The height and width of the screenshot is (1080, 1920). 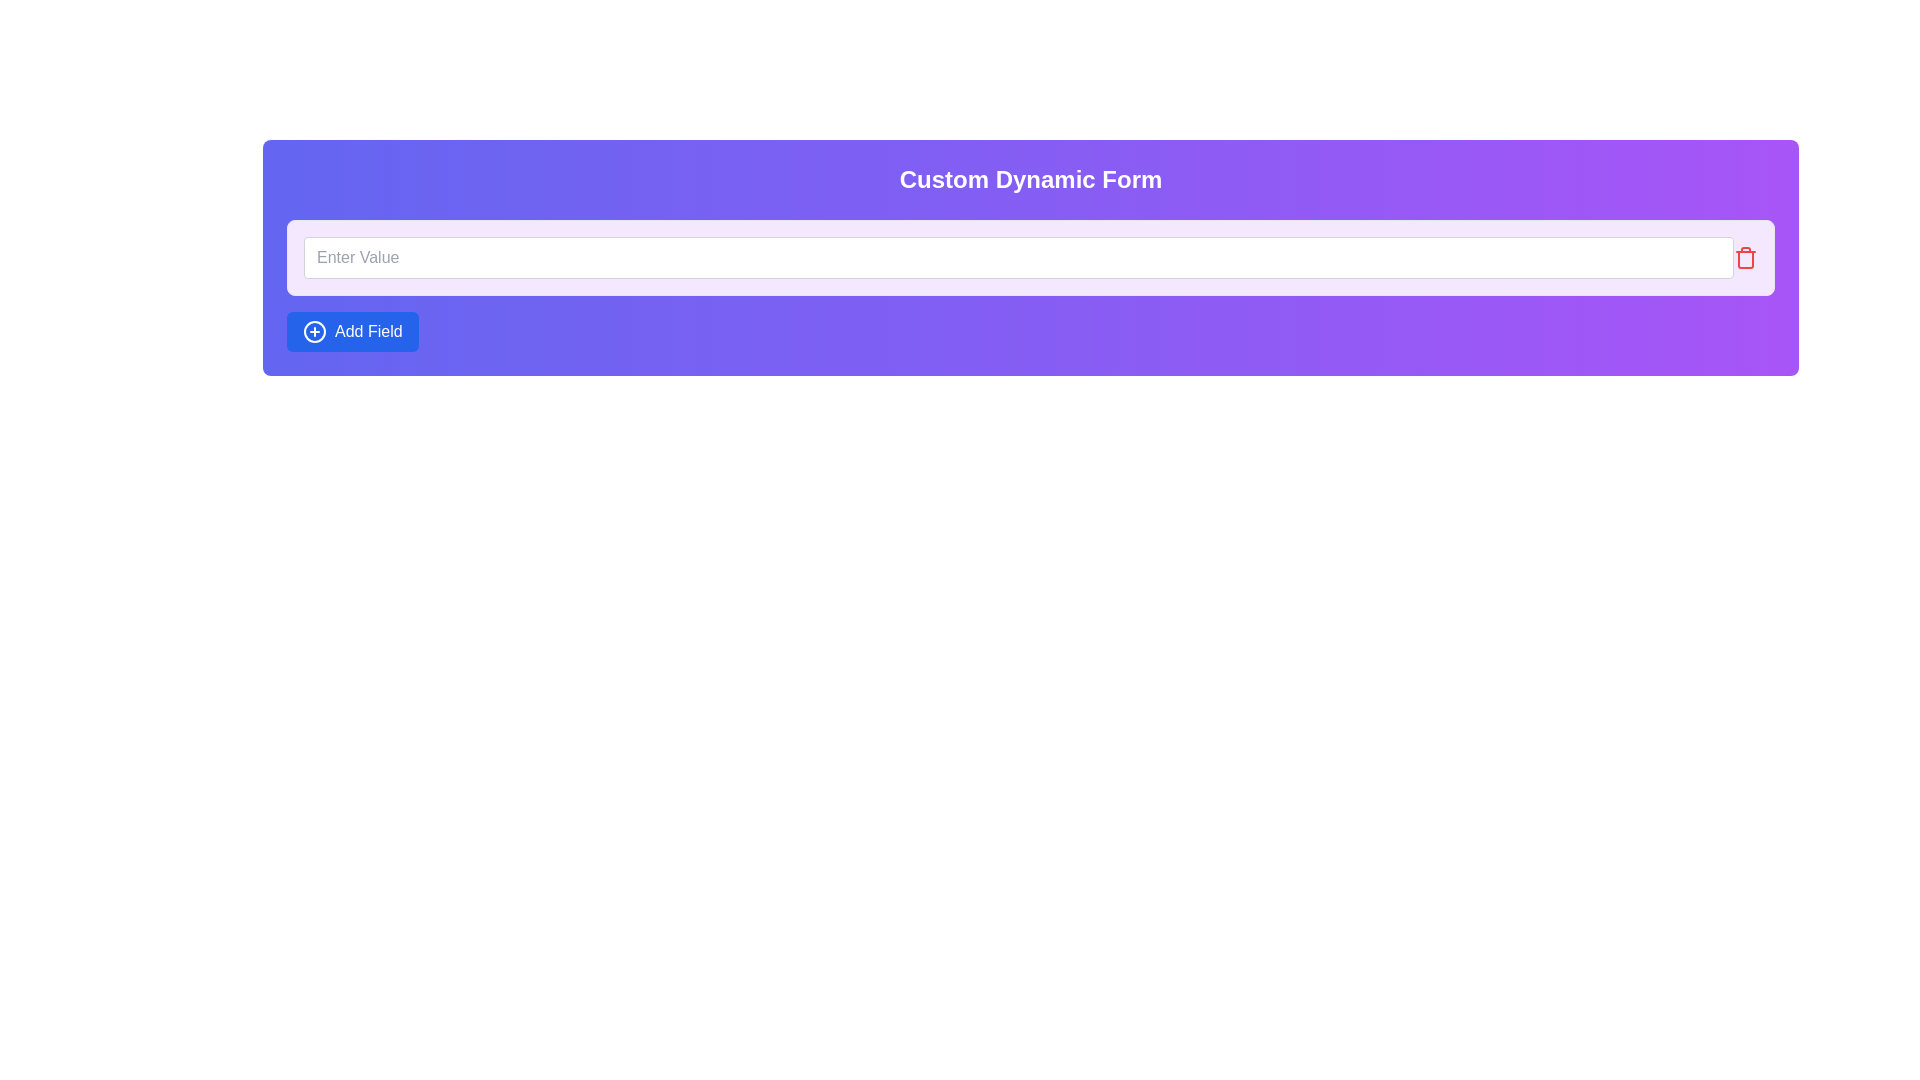 What do you see at coordinates (1018, 257) in the screenshot?
I see `the text input field located within the 'Custom Dynamic Form' section by tabbing to it` at bounding box center [1018, 257].